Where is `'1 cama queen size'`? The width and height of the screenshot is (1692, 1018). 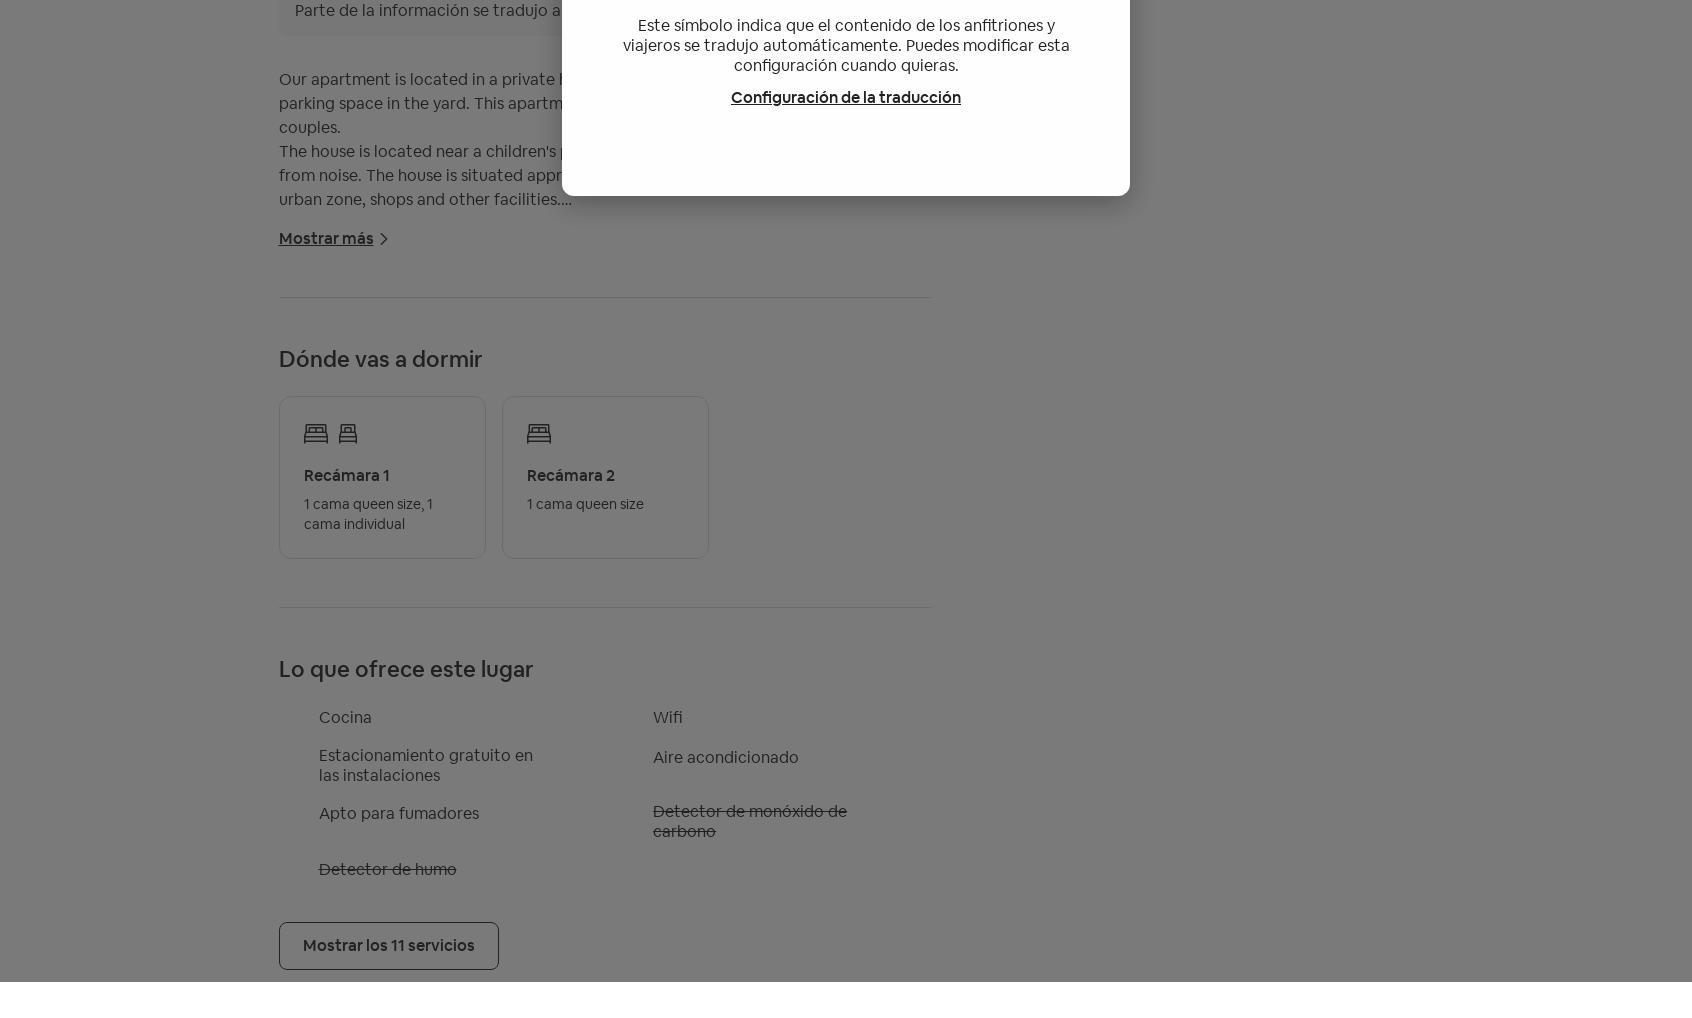
'1 cama queen size' is located at coordinates (583, 504).